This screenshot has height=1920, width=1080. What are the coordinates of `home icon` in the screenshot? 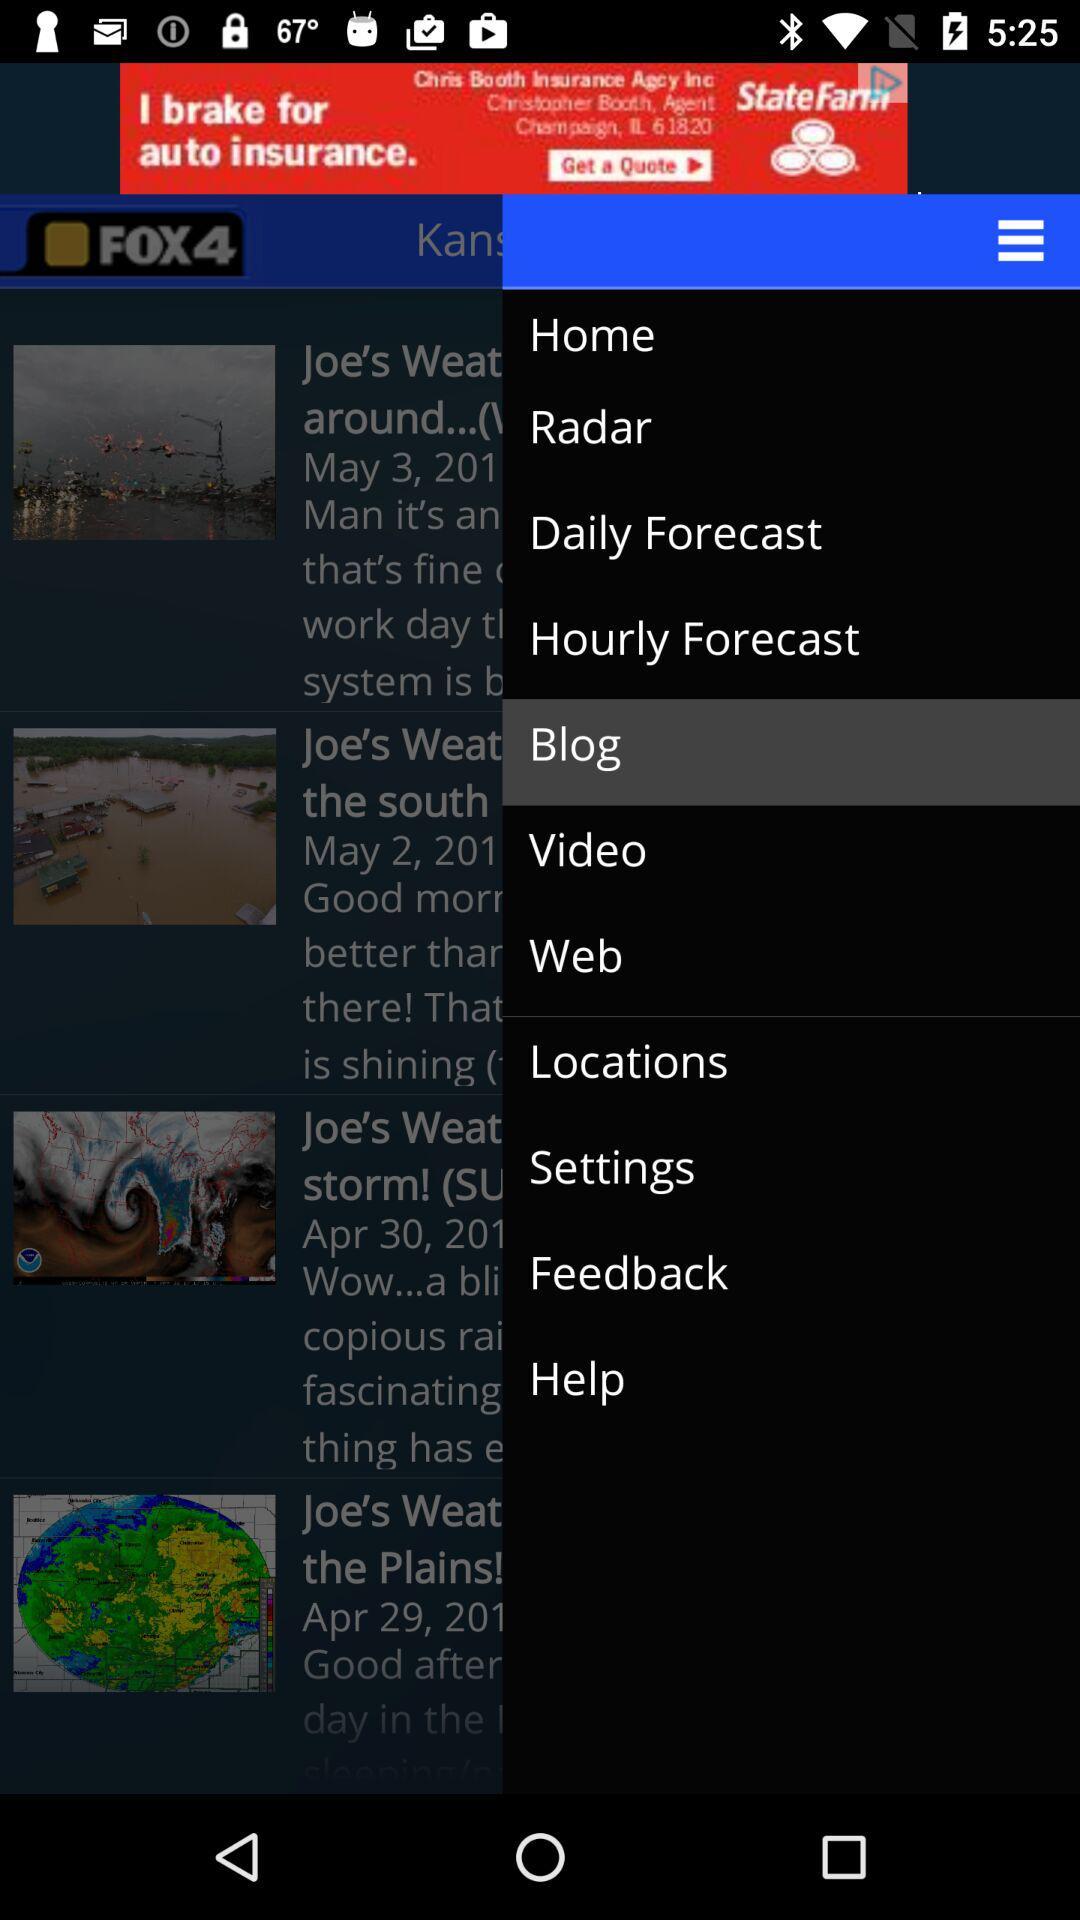 It's located at (770, 335).